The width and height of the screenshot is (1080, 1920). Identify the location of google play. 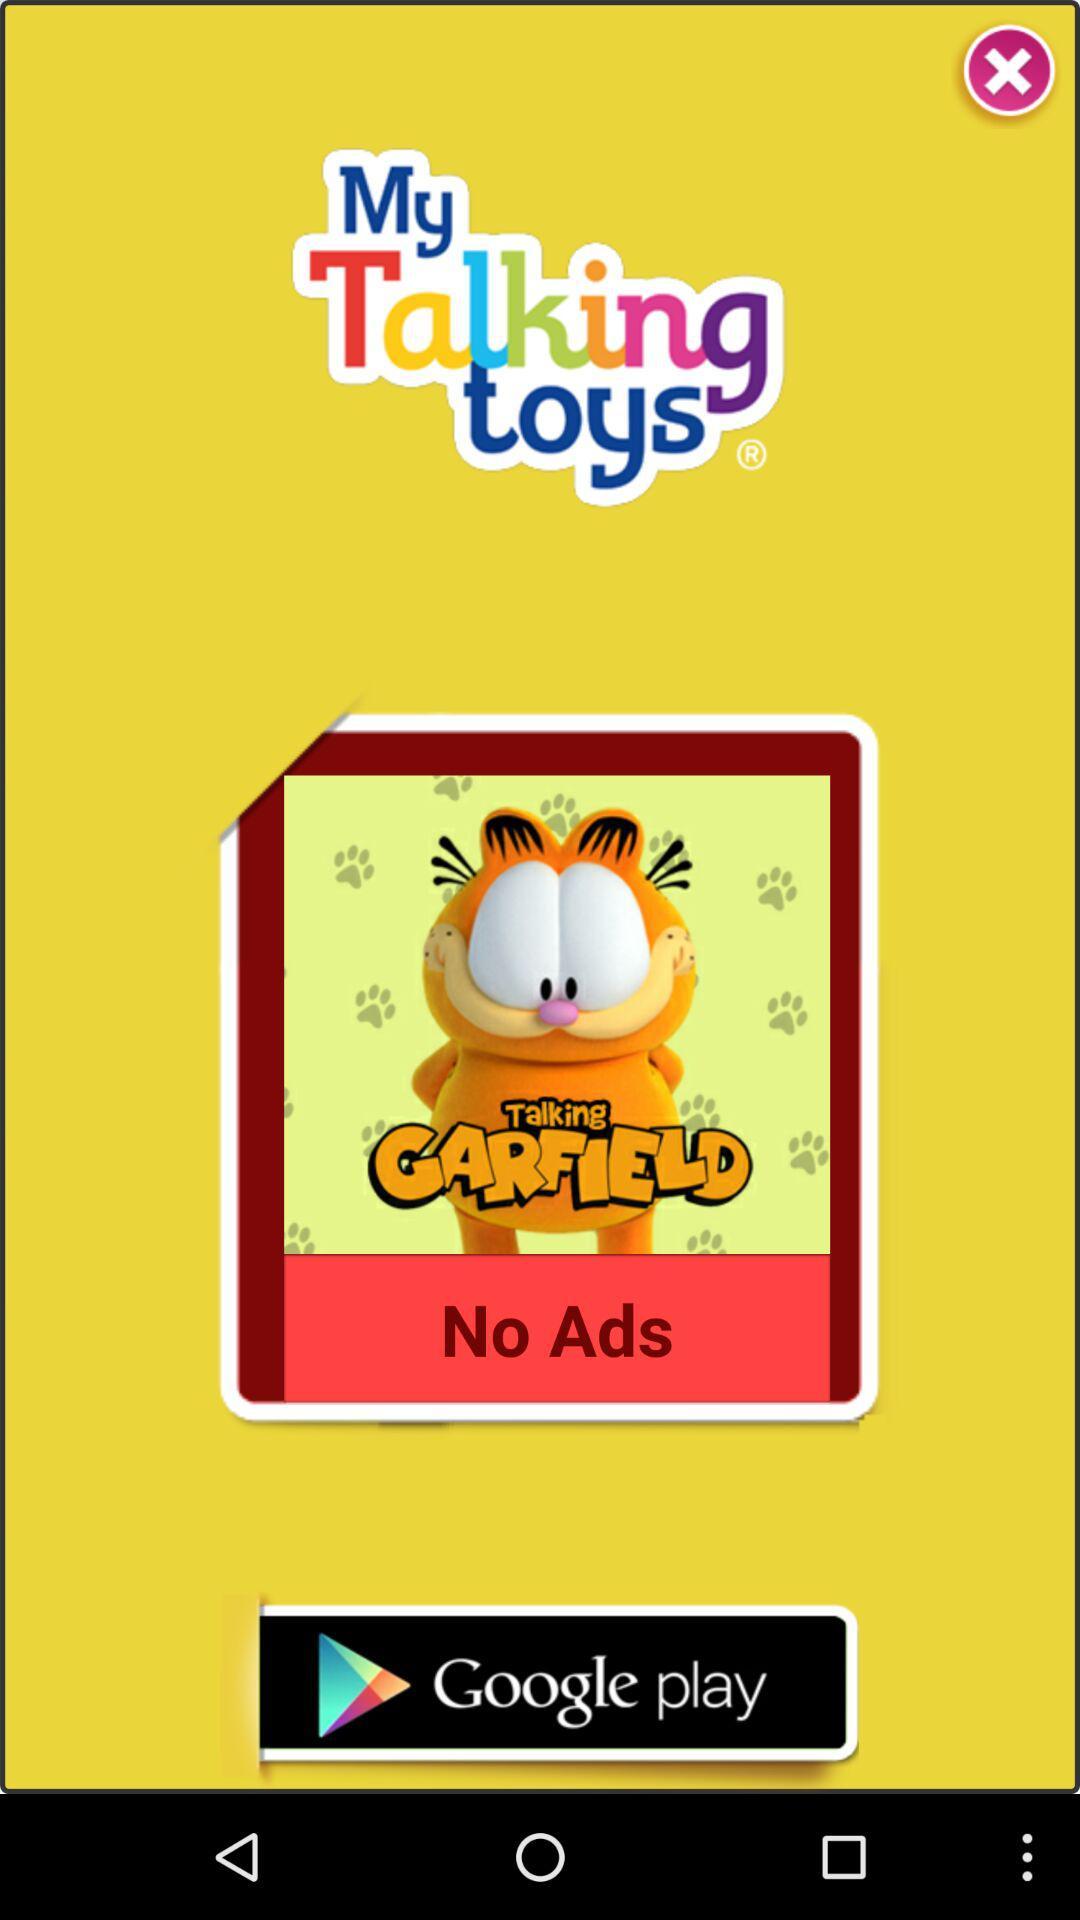
(538, 1691).